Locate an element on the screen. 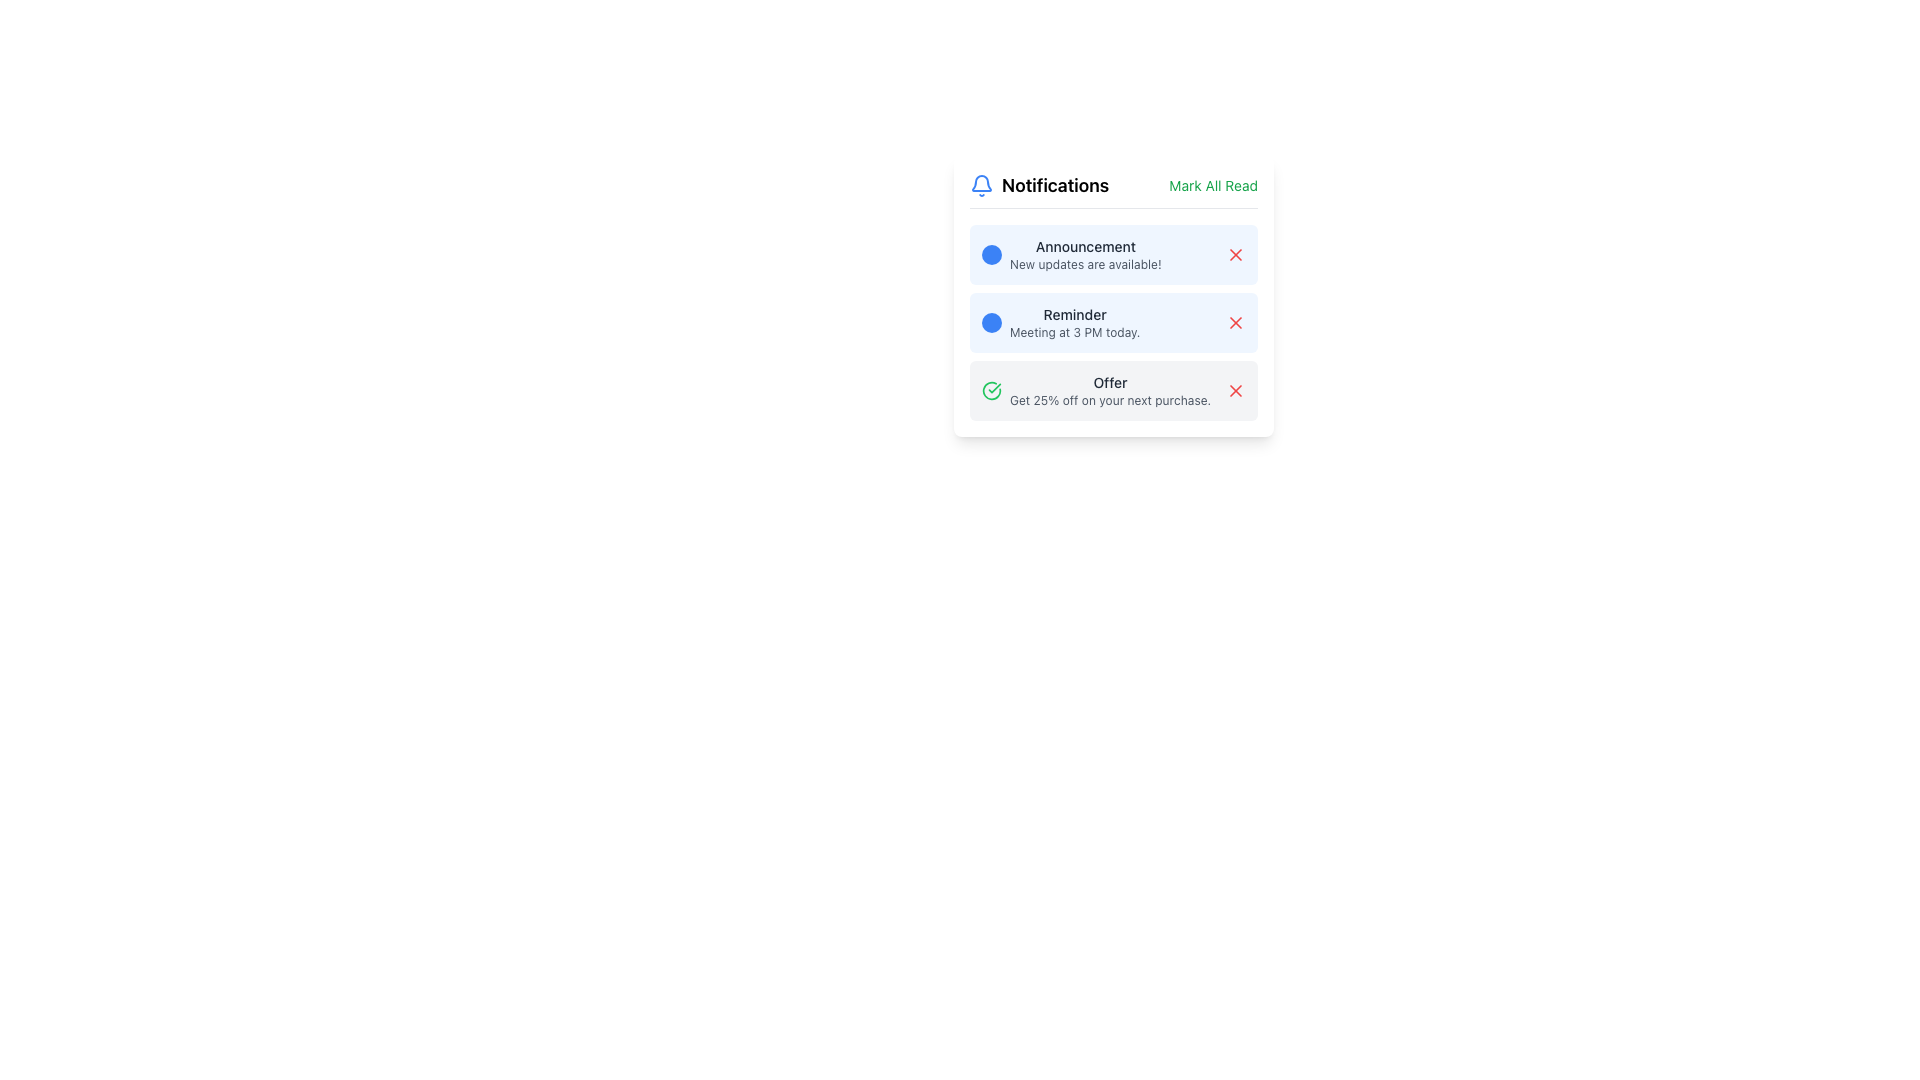 This screenshot has height=1080, width=1920. the second notification entry in the list is located at coordinates (1060, 322).